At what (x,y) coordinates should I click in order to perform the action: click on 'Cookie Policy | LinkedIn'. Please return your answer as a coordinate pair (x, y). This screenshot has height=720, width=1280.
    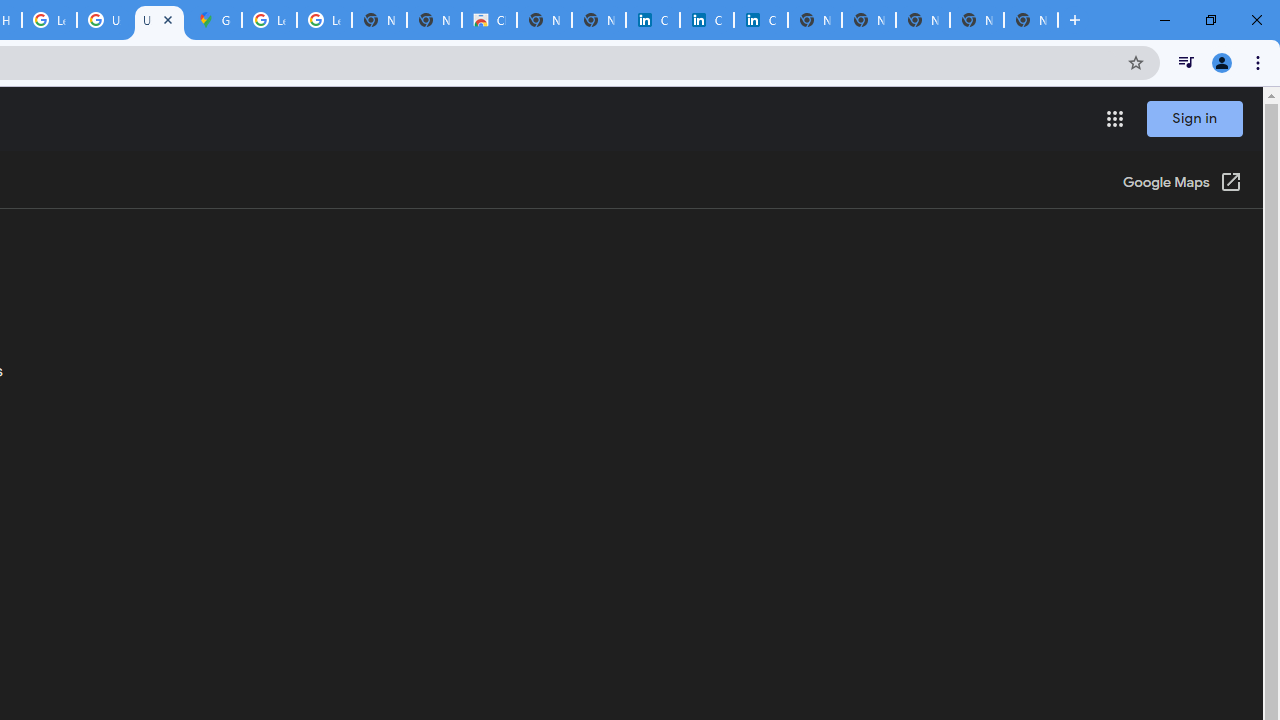
    Looking at the image, I should click on (652, 20).